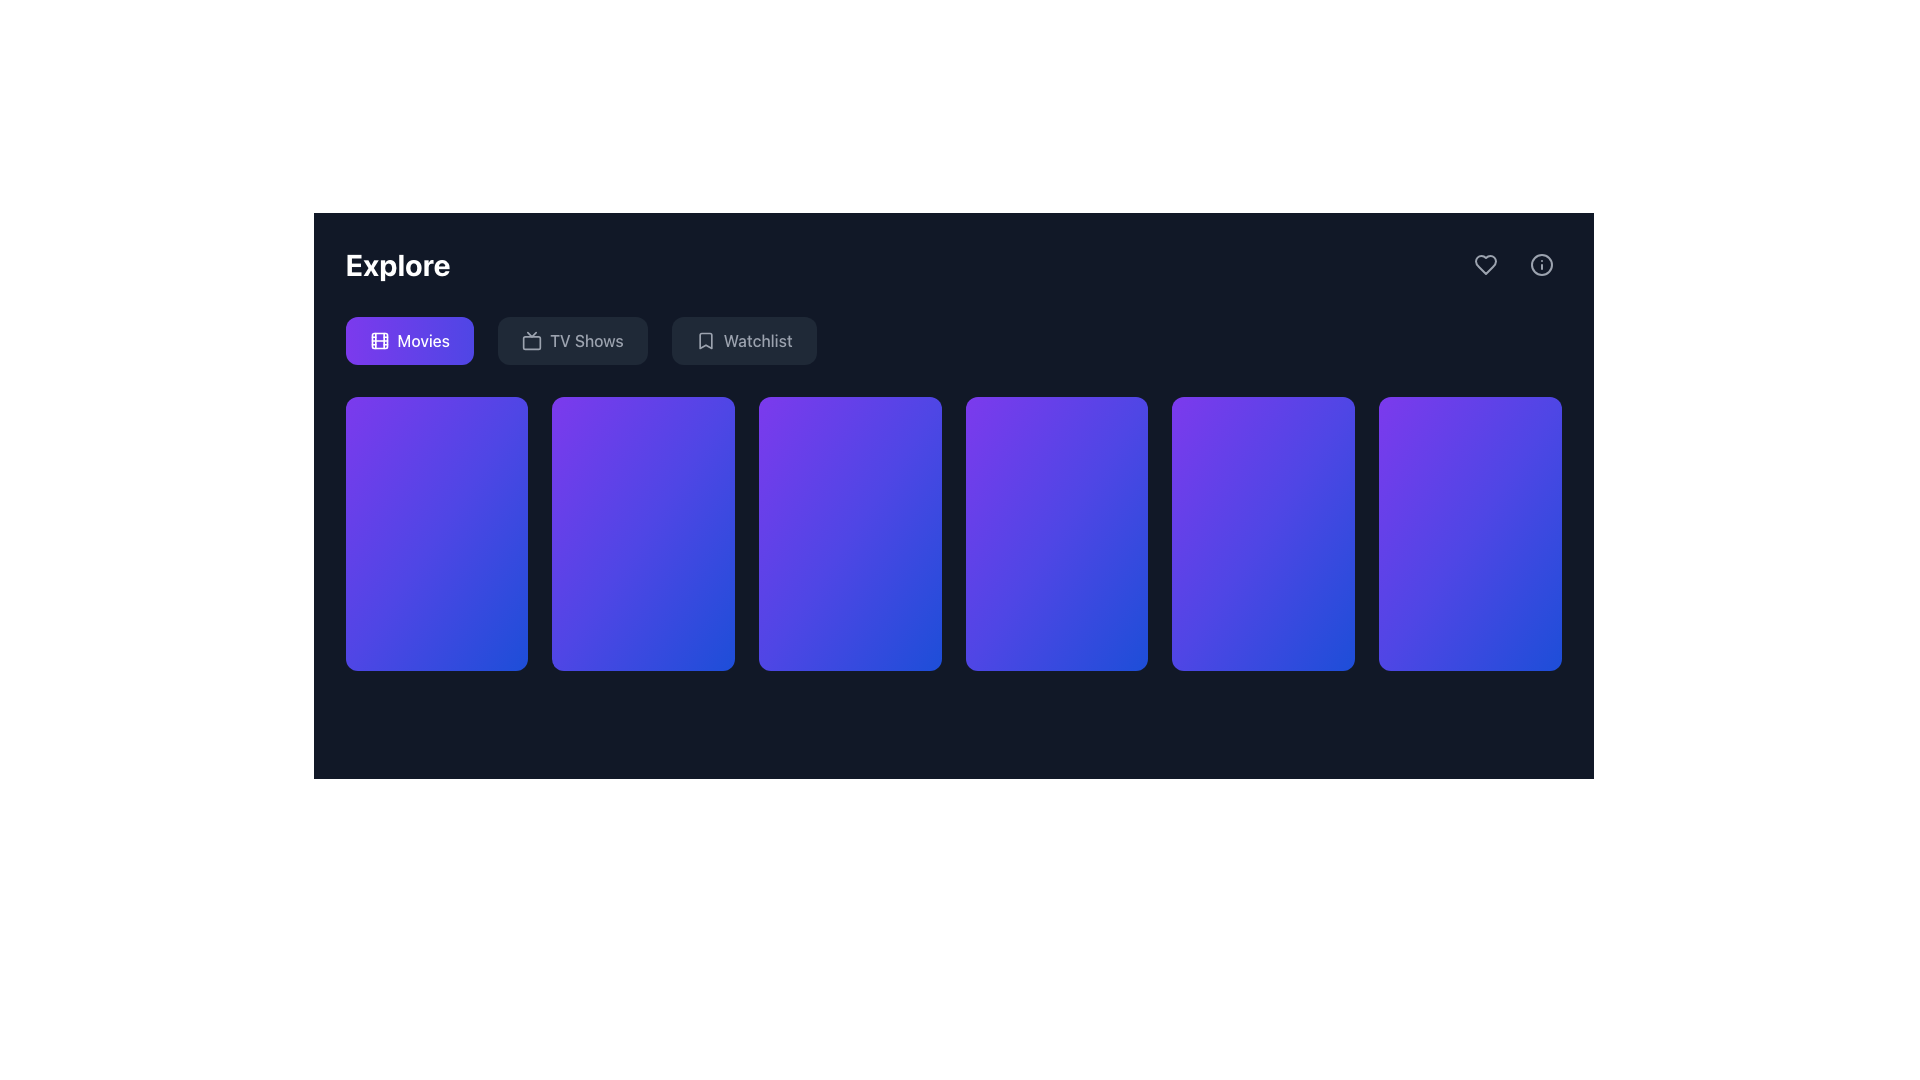 The image size is (1920, 1080). What do you see at coordinates (1485, 264) in the screenshot?
I see `the heart icon button located at the top-right corner of the interface` at bounding box center [1485, 264].